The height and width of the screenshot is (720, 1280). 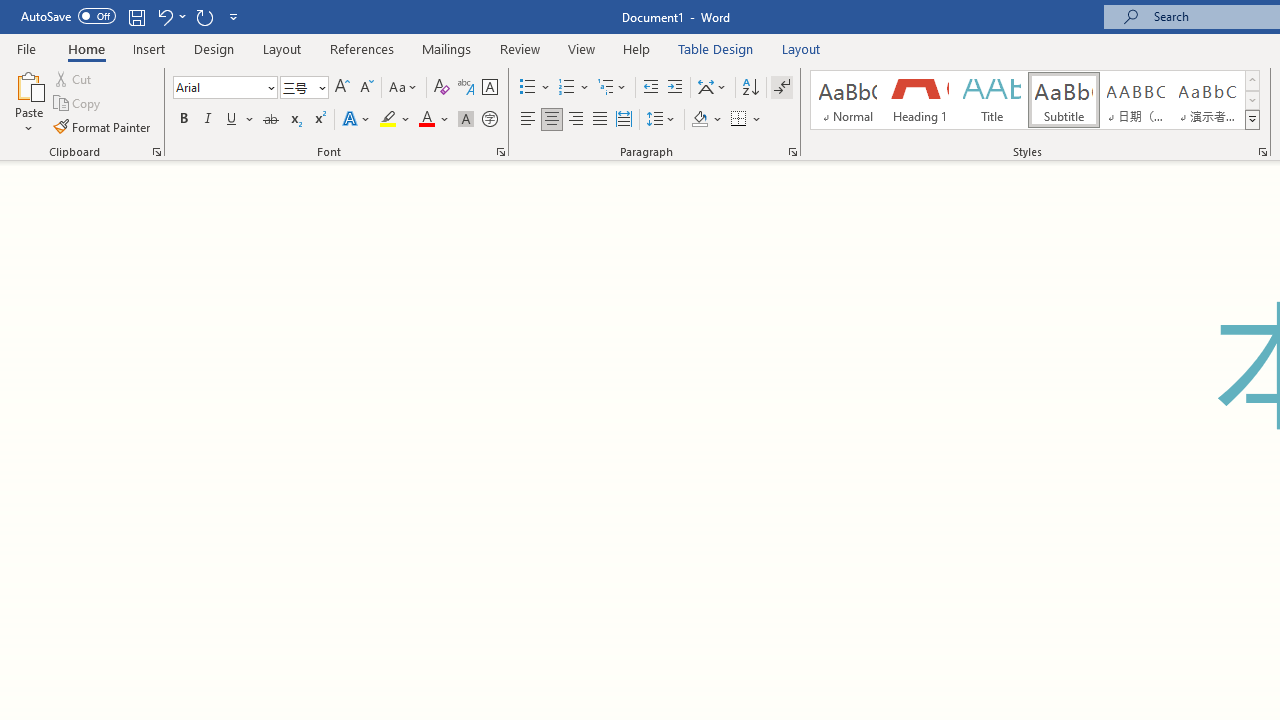 What do you see at coordinates (170, 16) in the screenshot?
I see `'Undo Paste'` at bounding box center [170, 16].